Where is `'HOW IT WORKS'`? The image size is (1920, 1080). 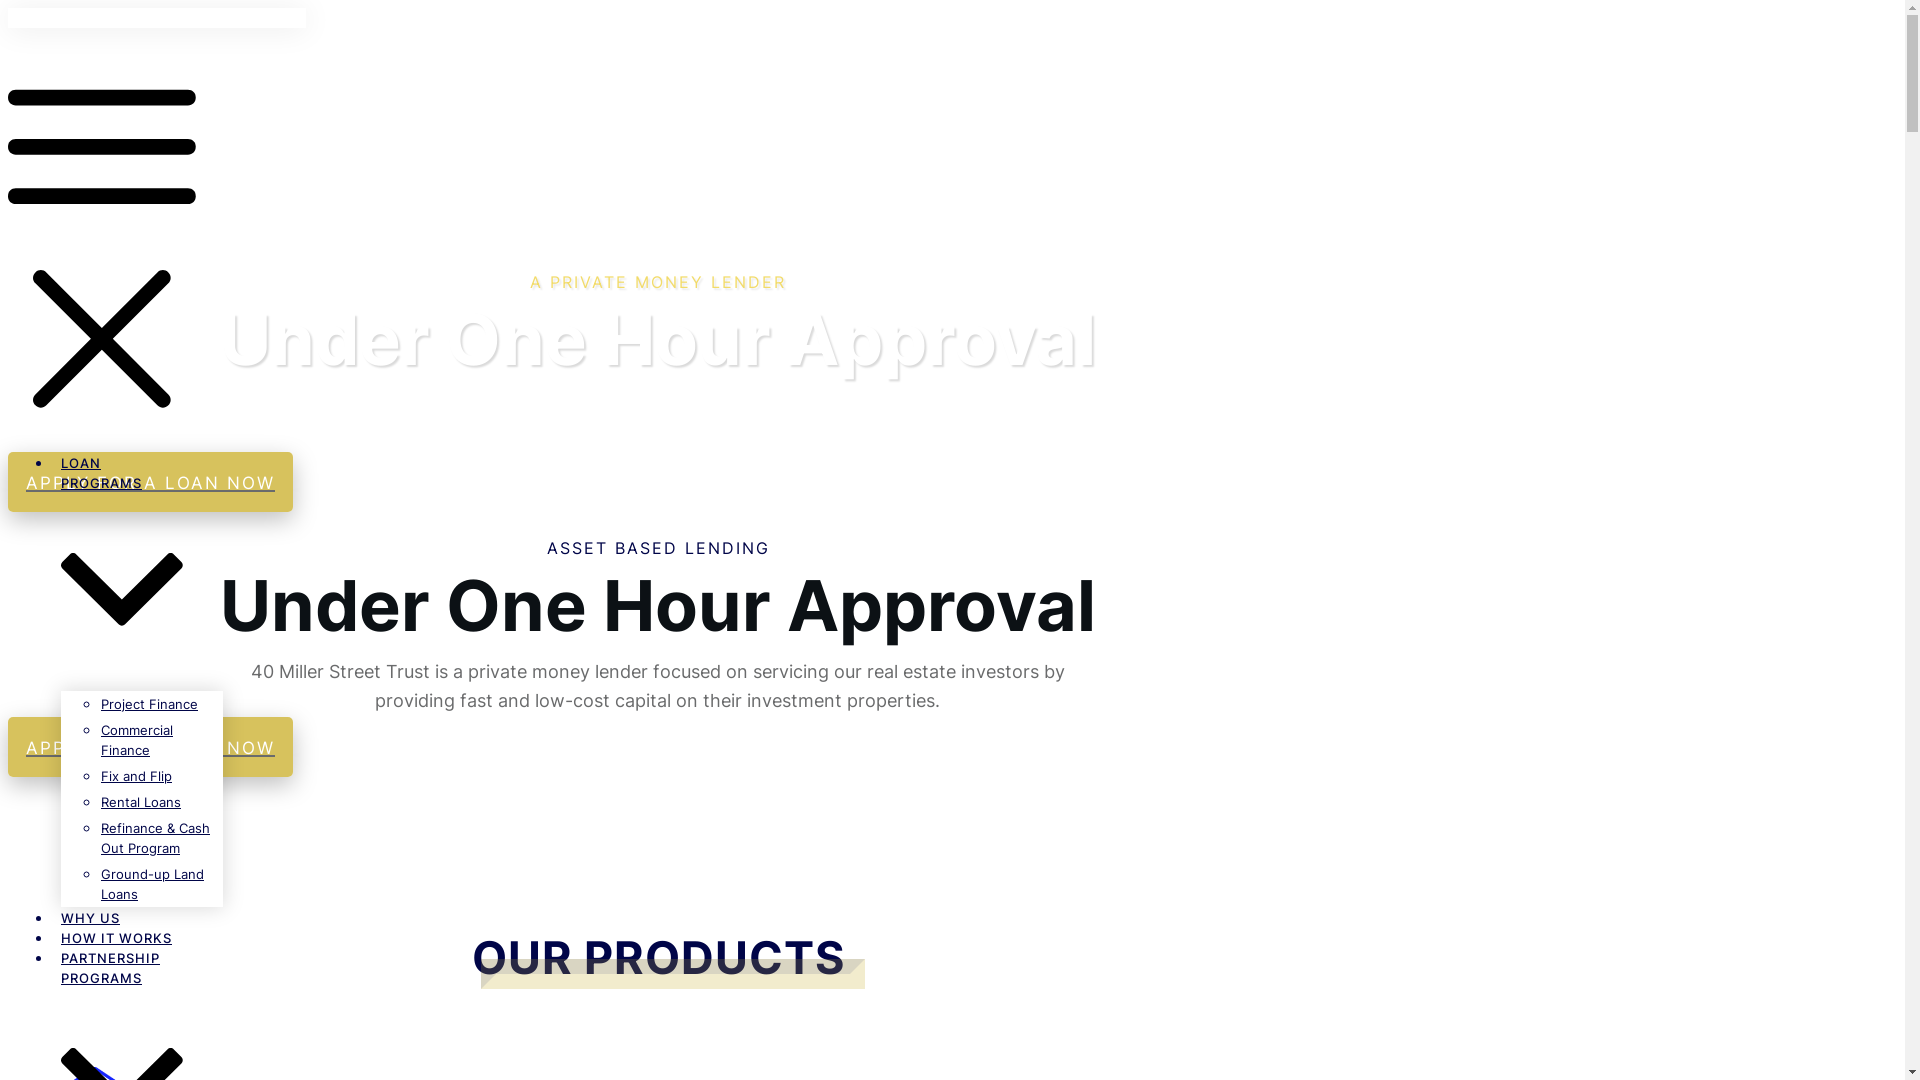
'HOW IT WORKS' is located at coordinates (61, 937).